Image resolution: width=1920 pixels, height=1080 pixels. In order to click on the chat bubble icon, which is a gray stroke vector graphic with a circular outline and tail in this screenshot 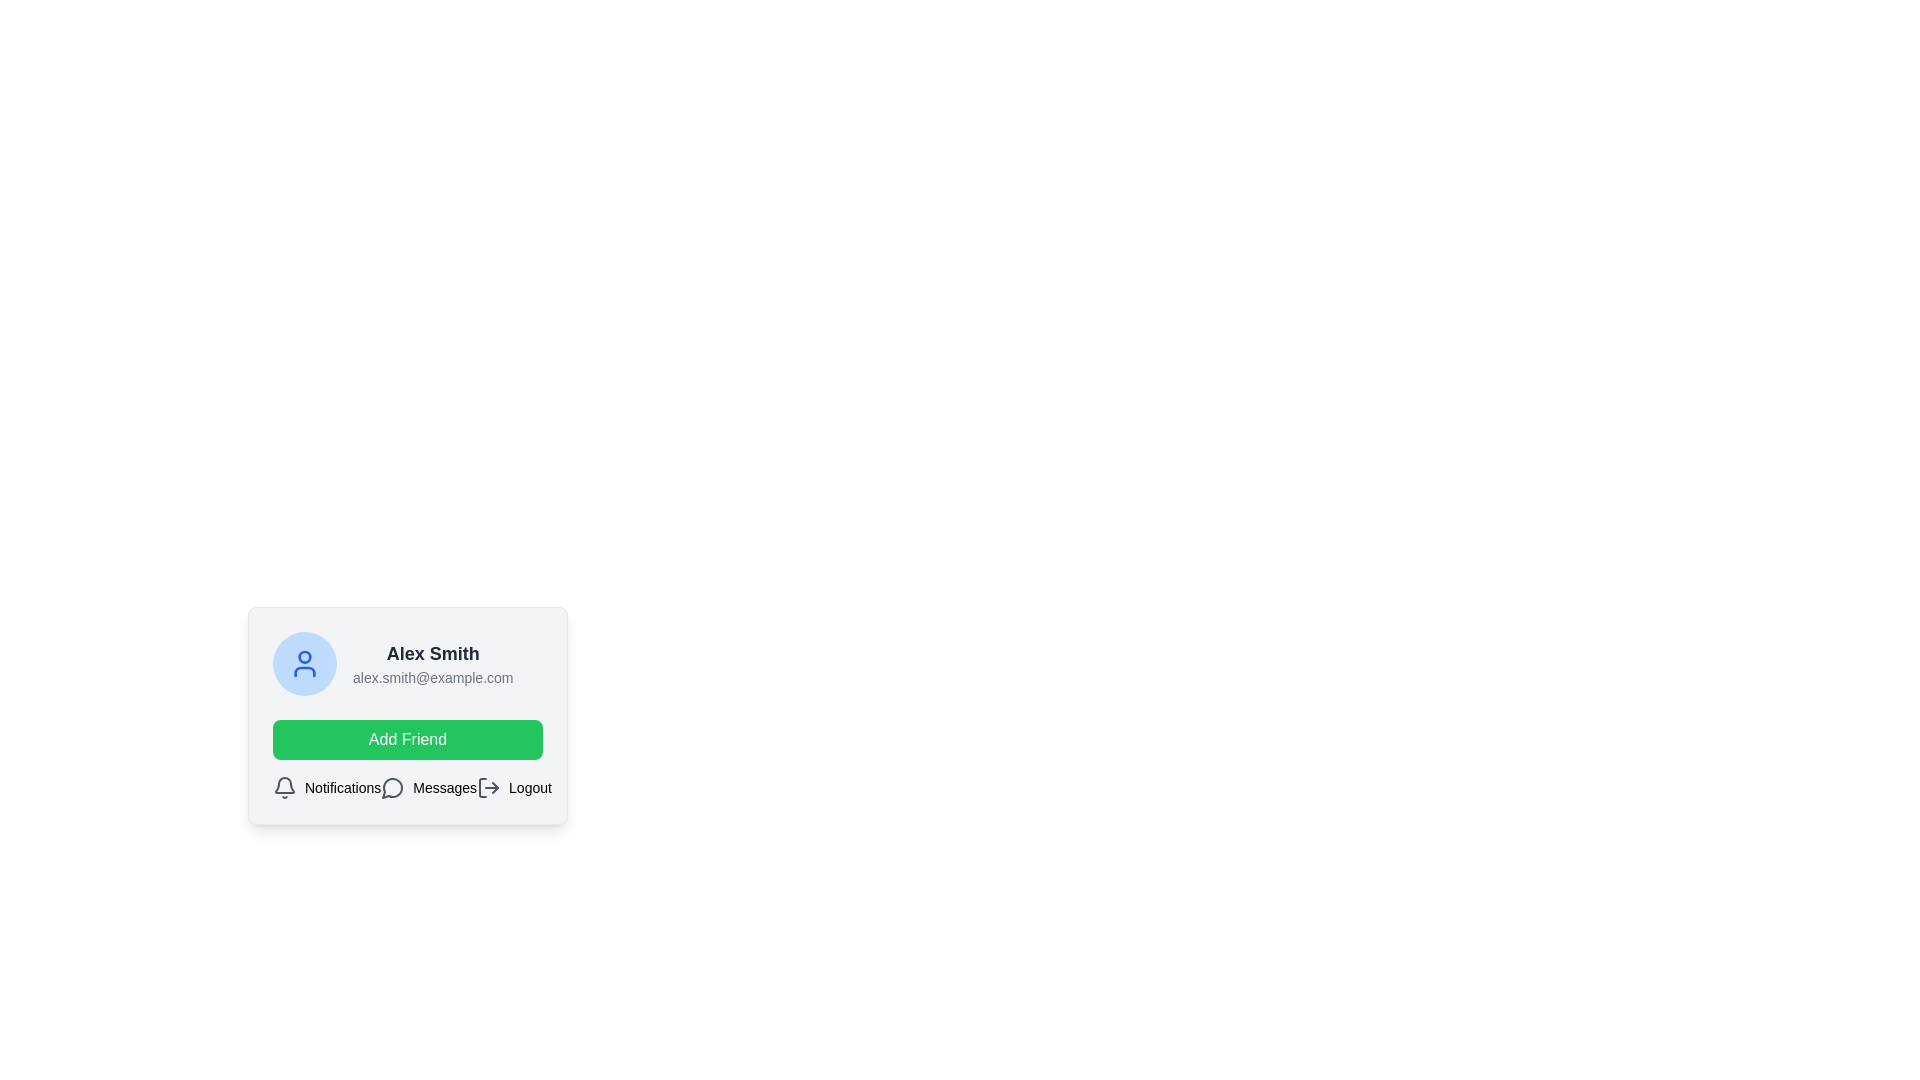, I will do `click(392, 787)`.